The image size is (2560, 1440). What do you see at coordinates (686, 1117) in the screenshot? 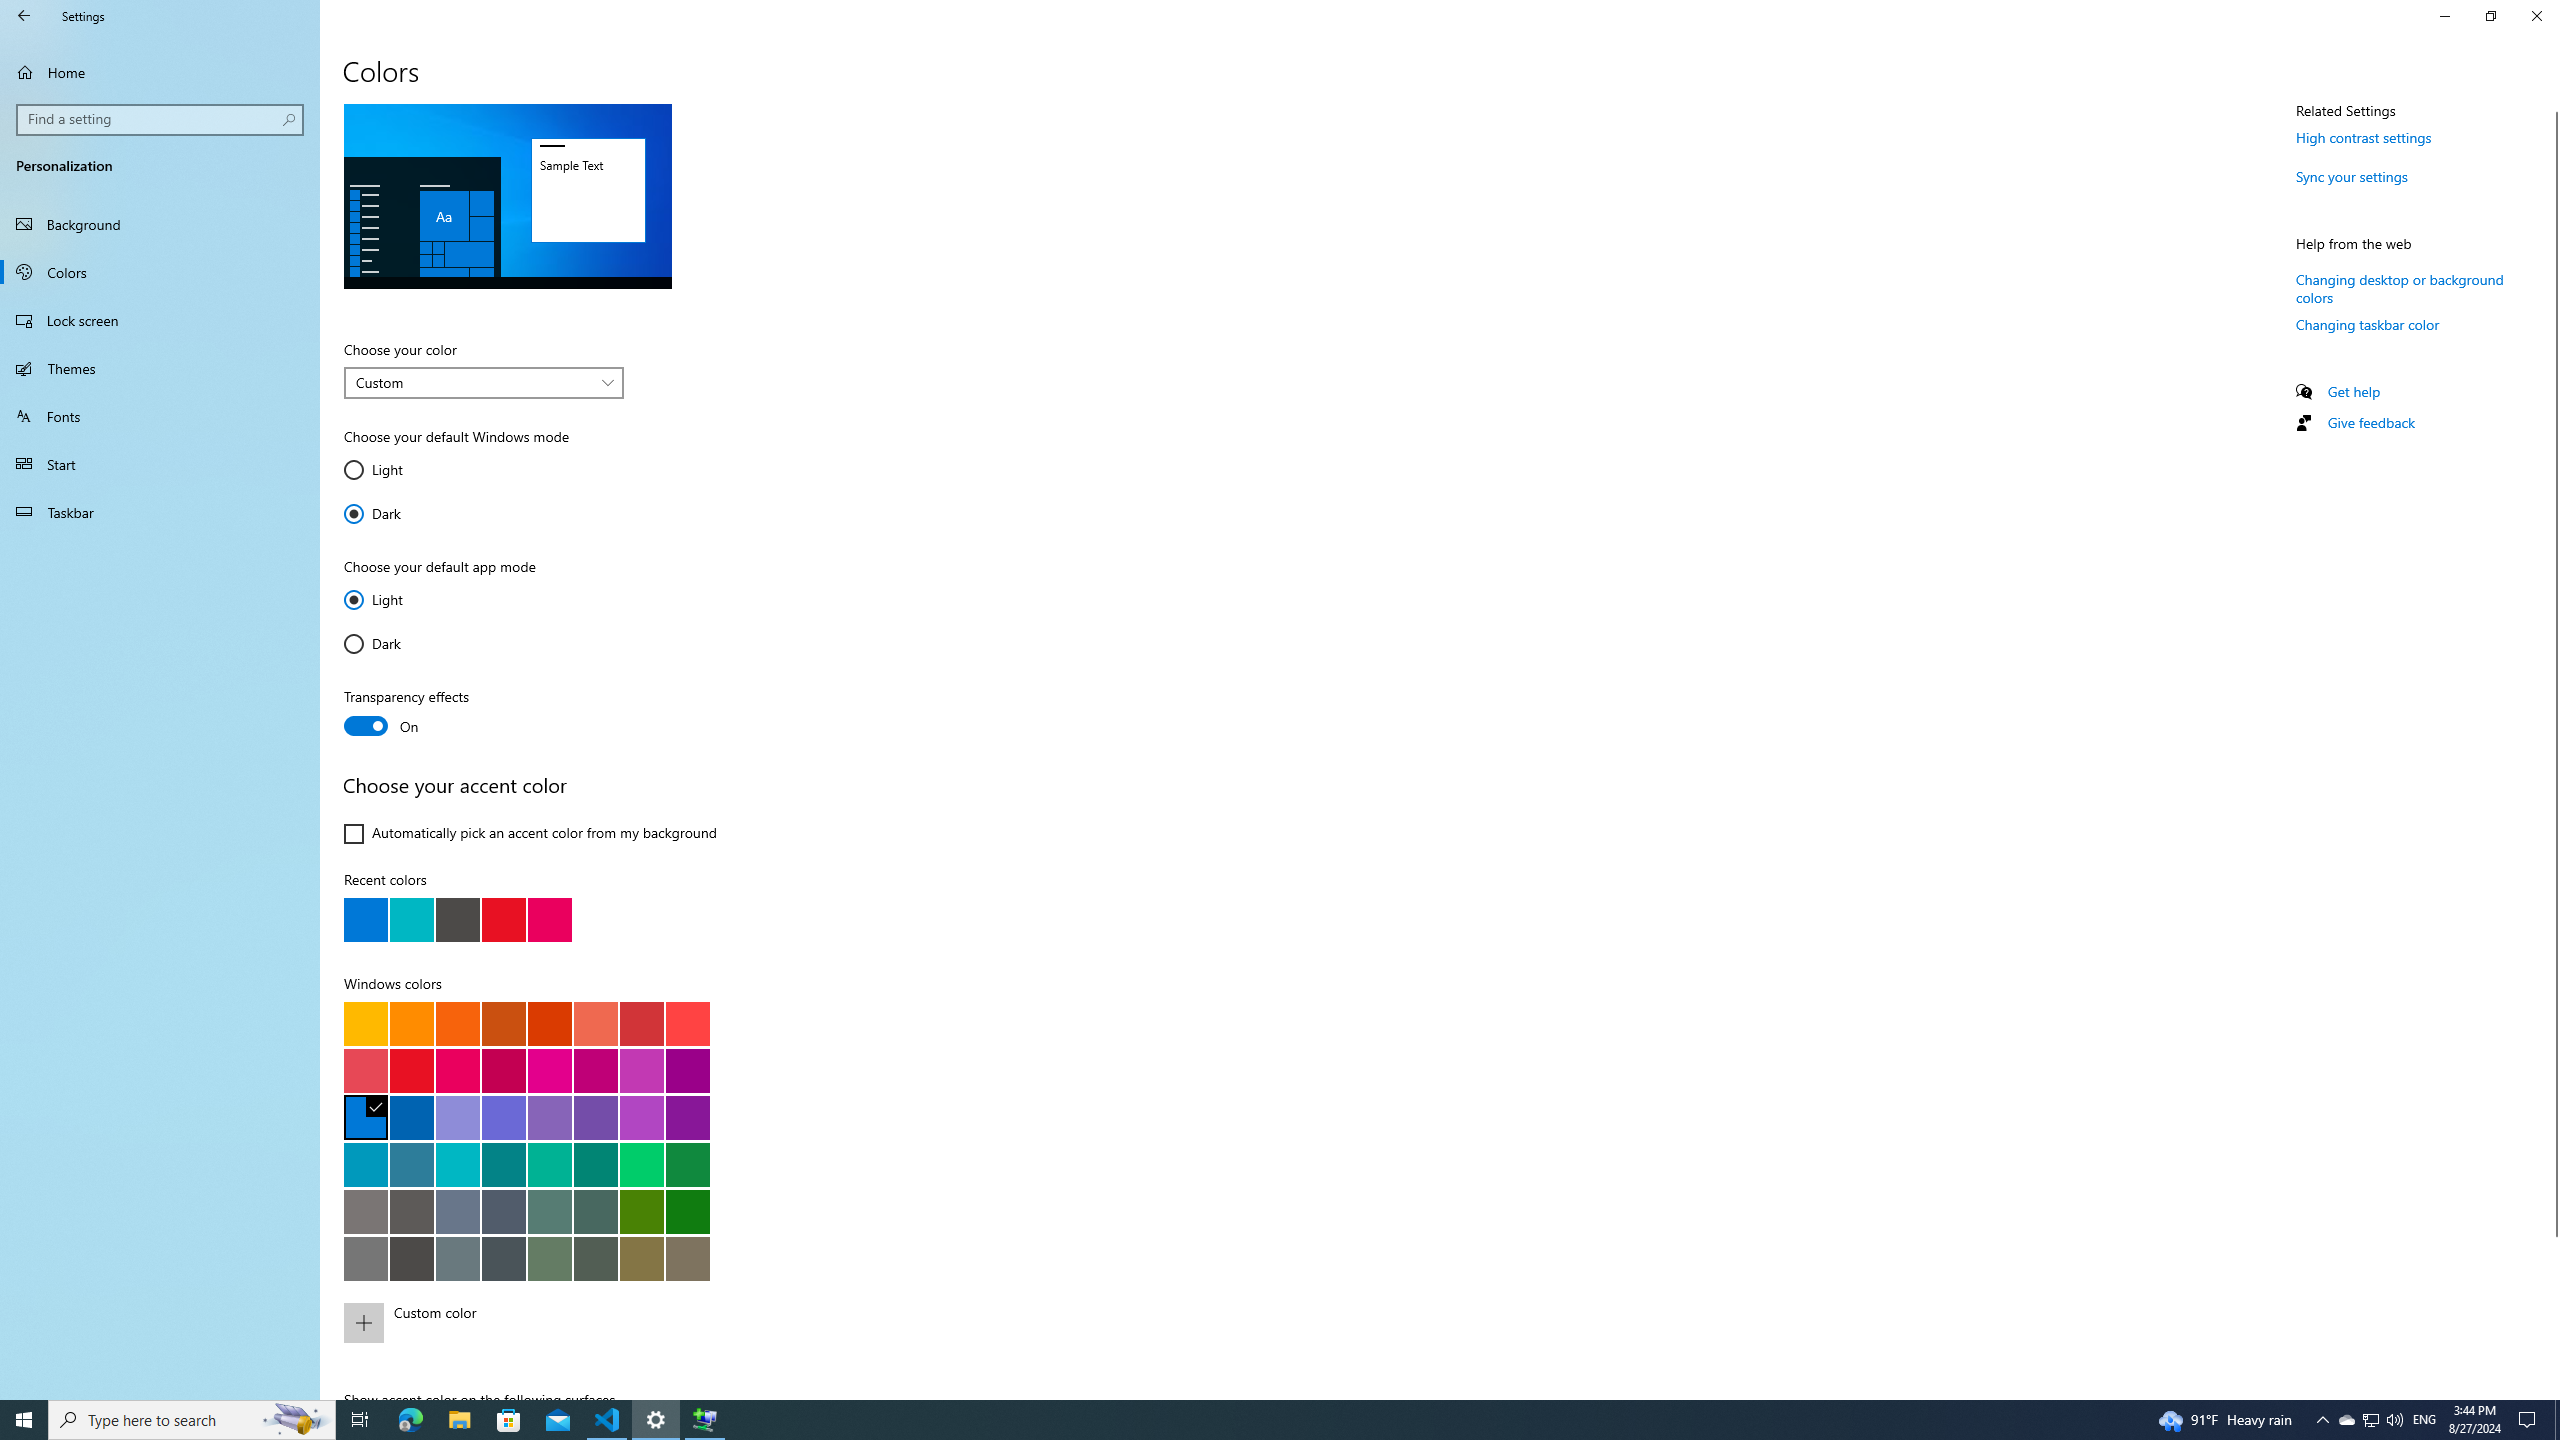
I see `'Violet red'` at bounding box center [686, 1117].